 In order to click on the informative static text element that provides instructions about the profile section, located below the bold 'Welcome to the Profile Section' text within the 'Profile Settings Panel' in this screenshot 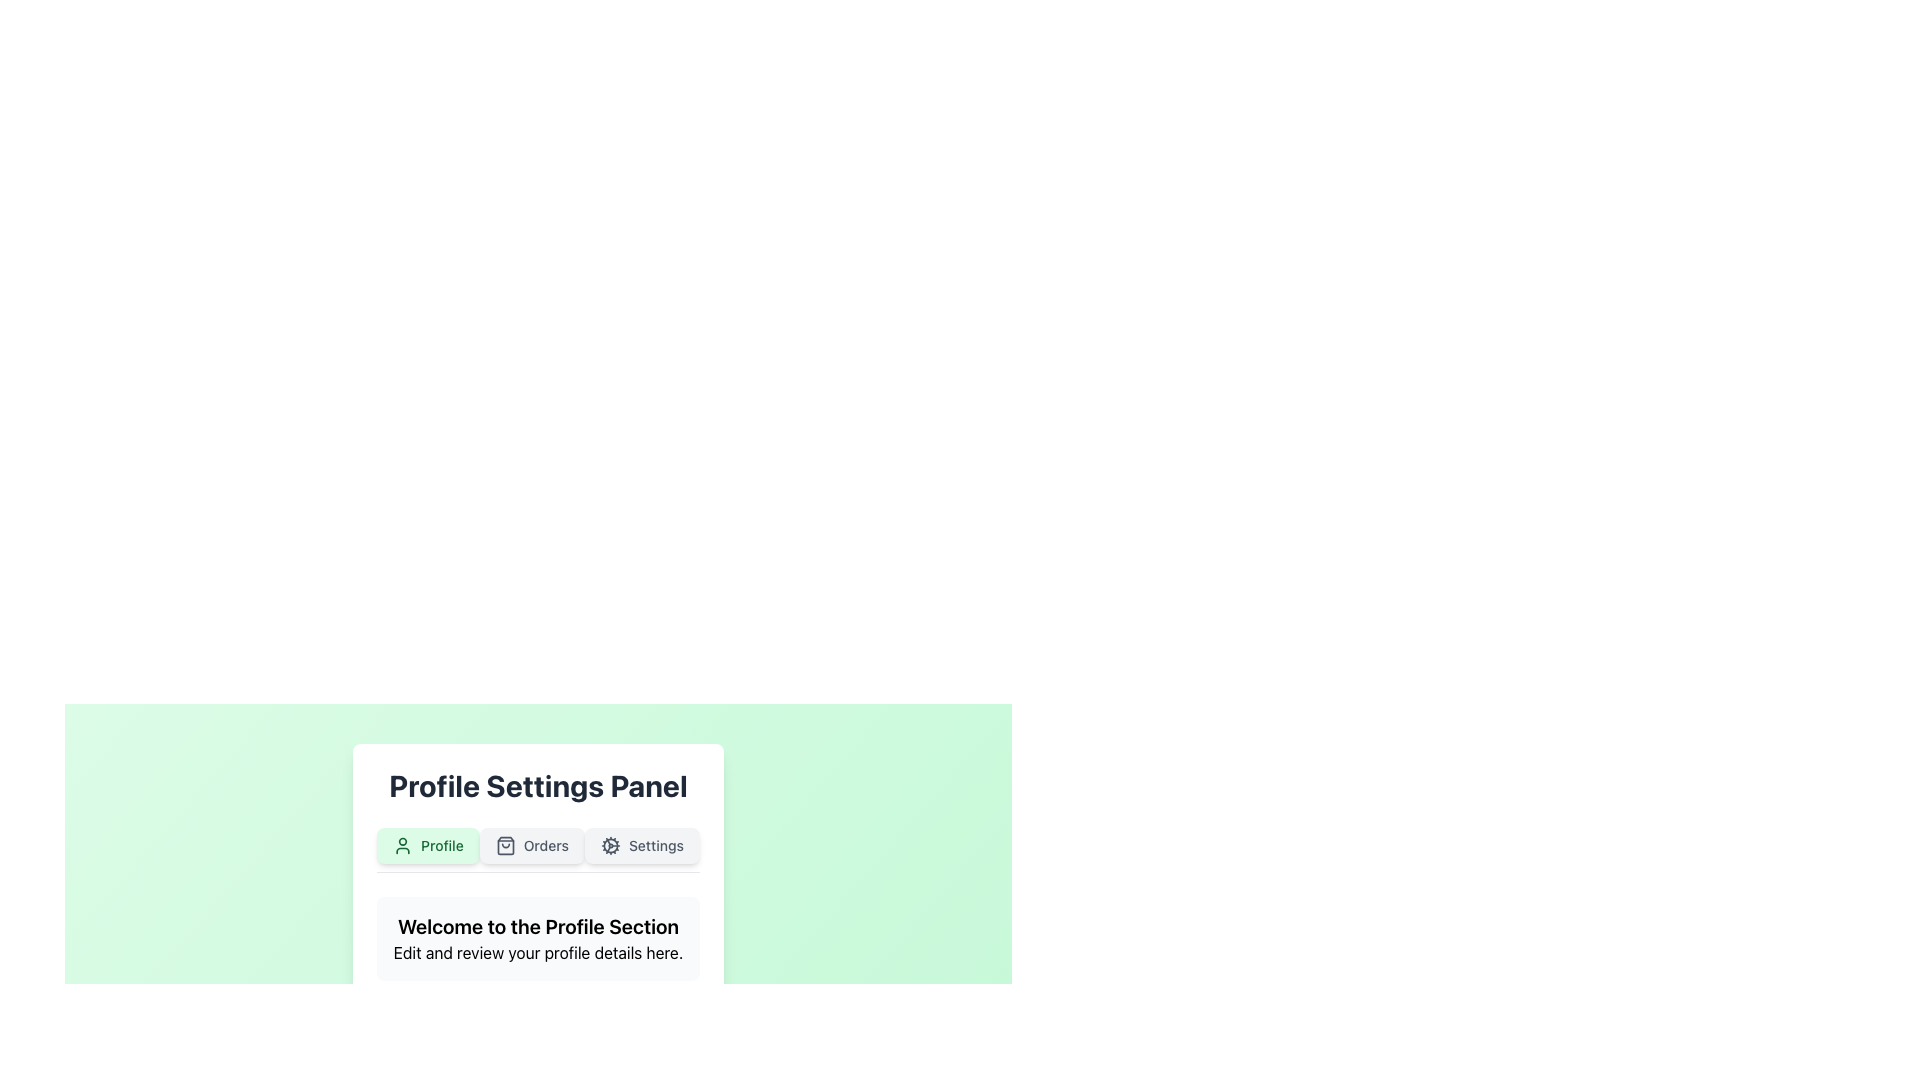, I will do `click(538, 951)`.